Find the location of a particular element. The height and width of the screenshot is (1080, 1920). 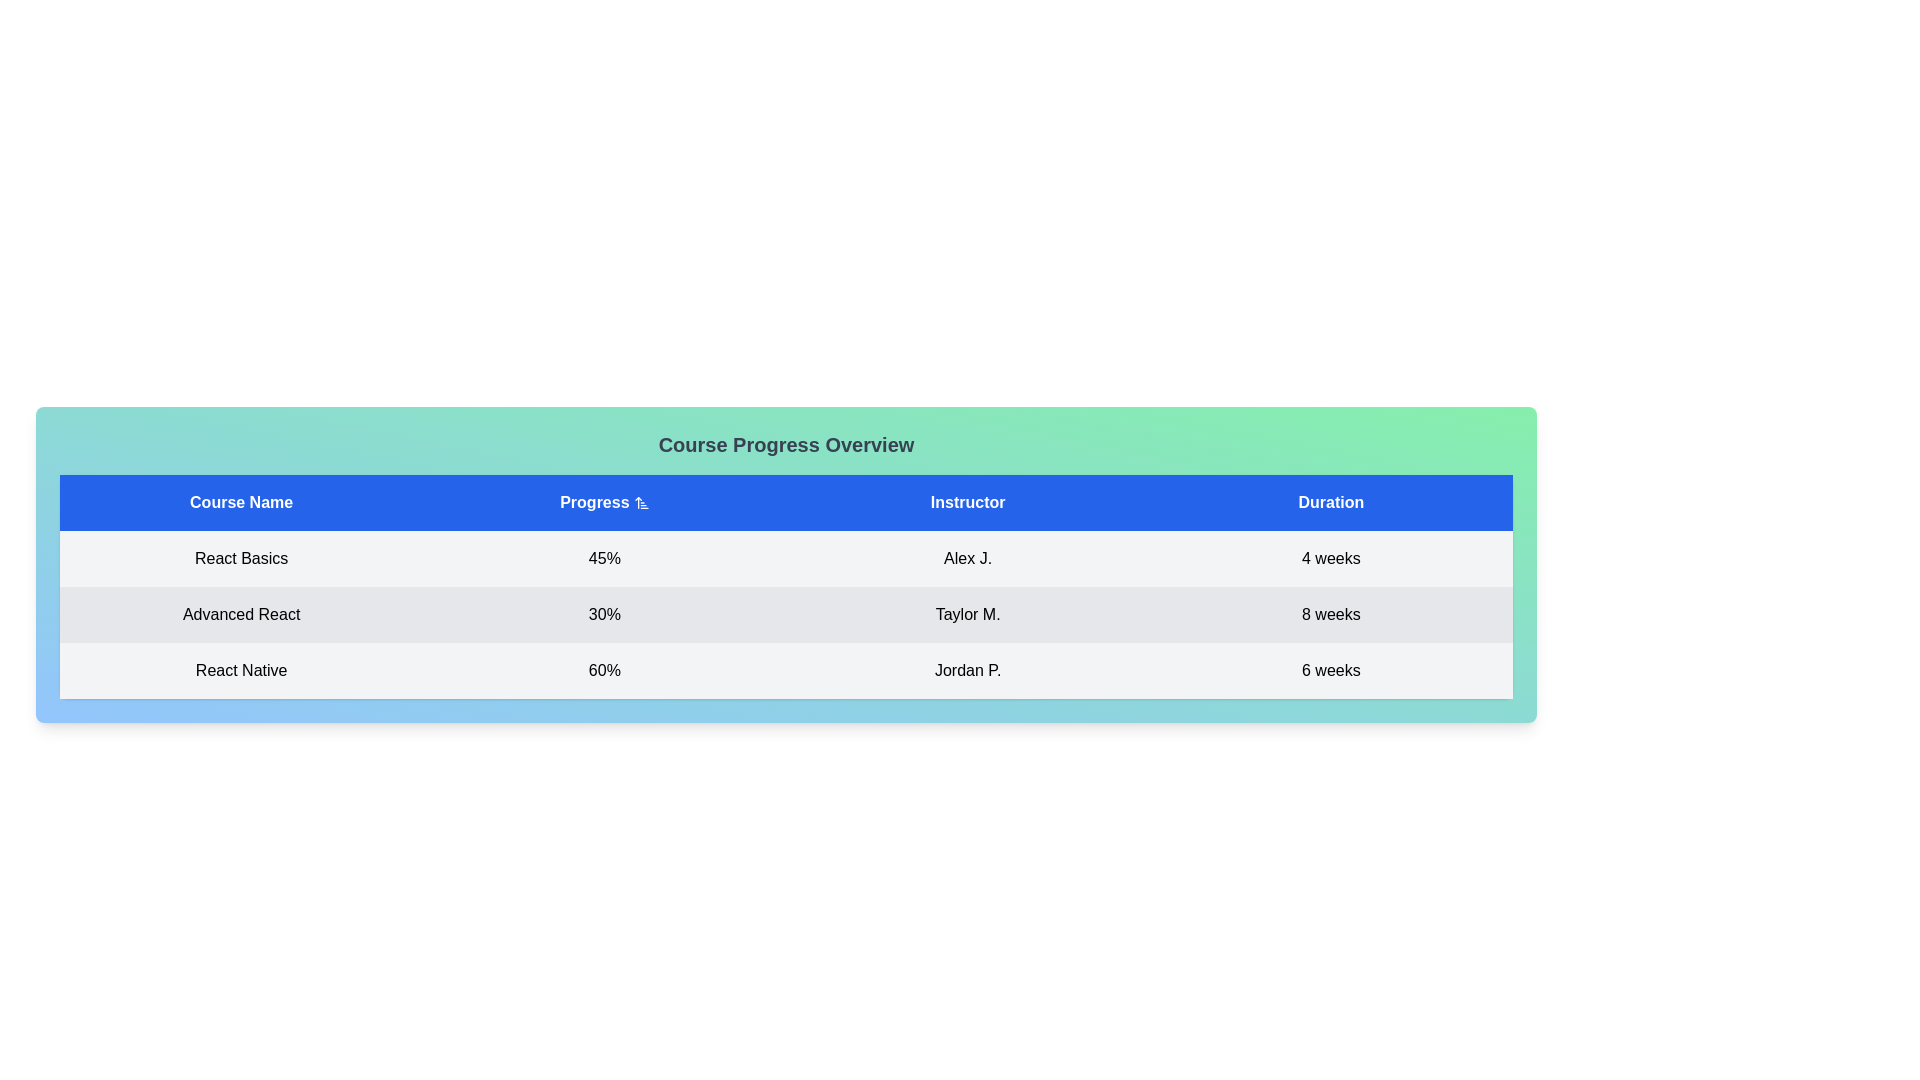

the 'Duration' Table Header Cell, which is the fourth column header in the table indicating duration data is located at coordinates (1331, 501).